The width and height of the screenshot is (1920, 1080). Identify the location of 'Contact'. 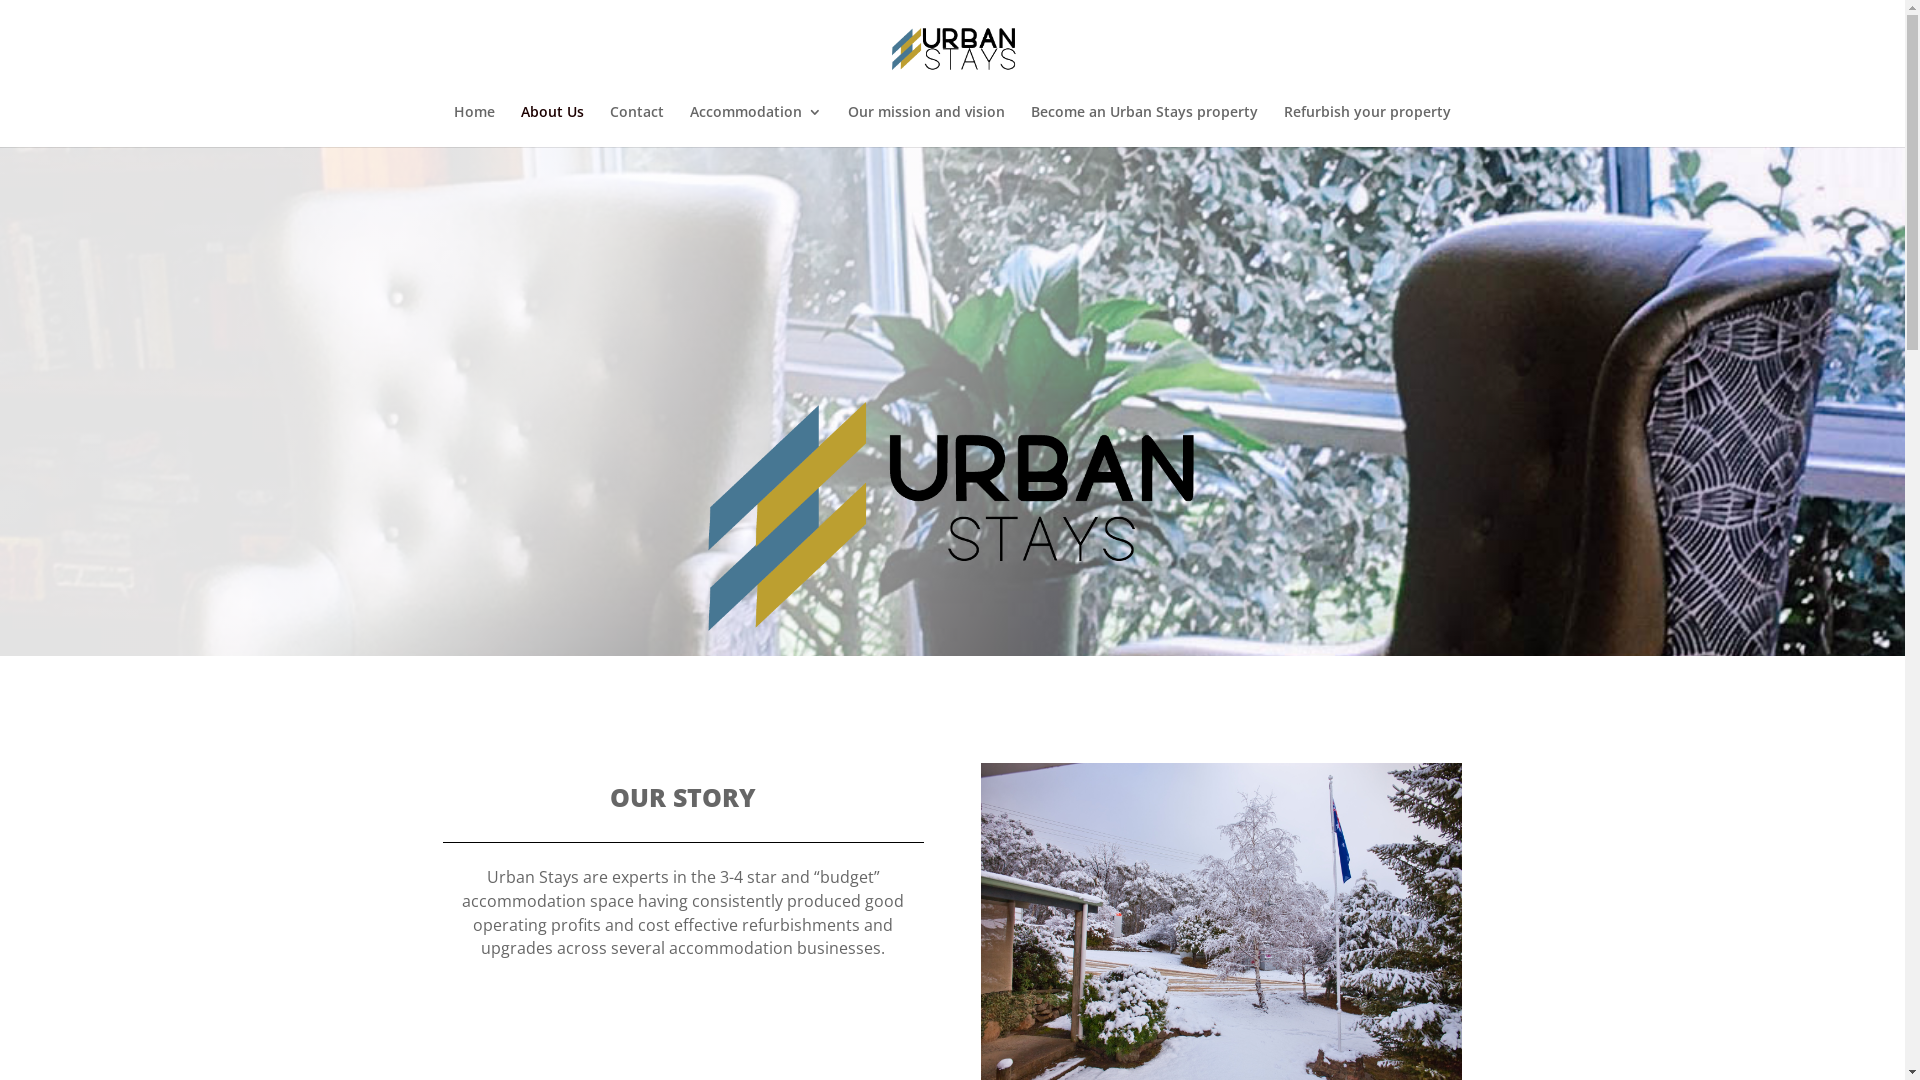
(636, 126).